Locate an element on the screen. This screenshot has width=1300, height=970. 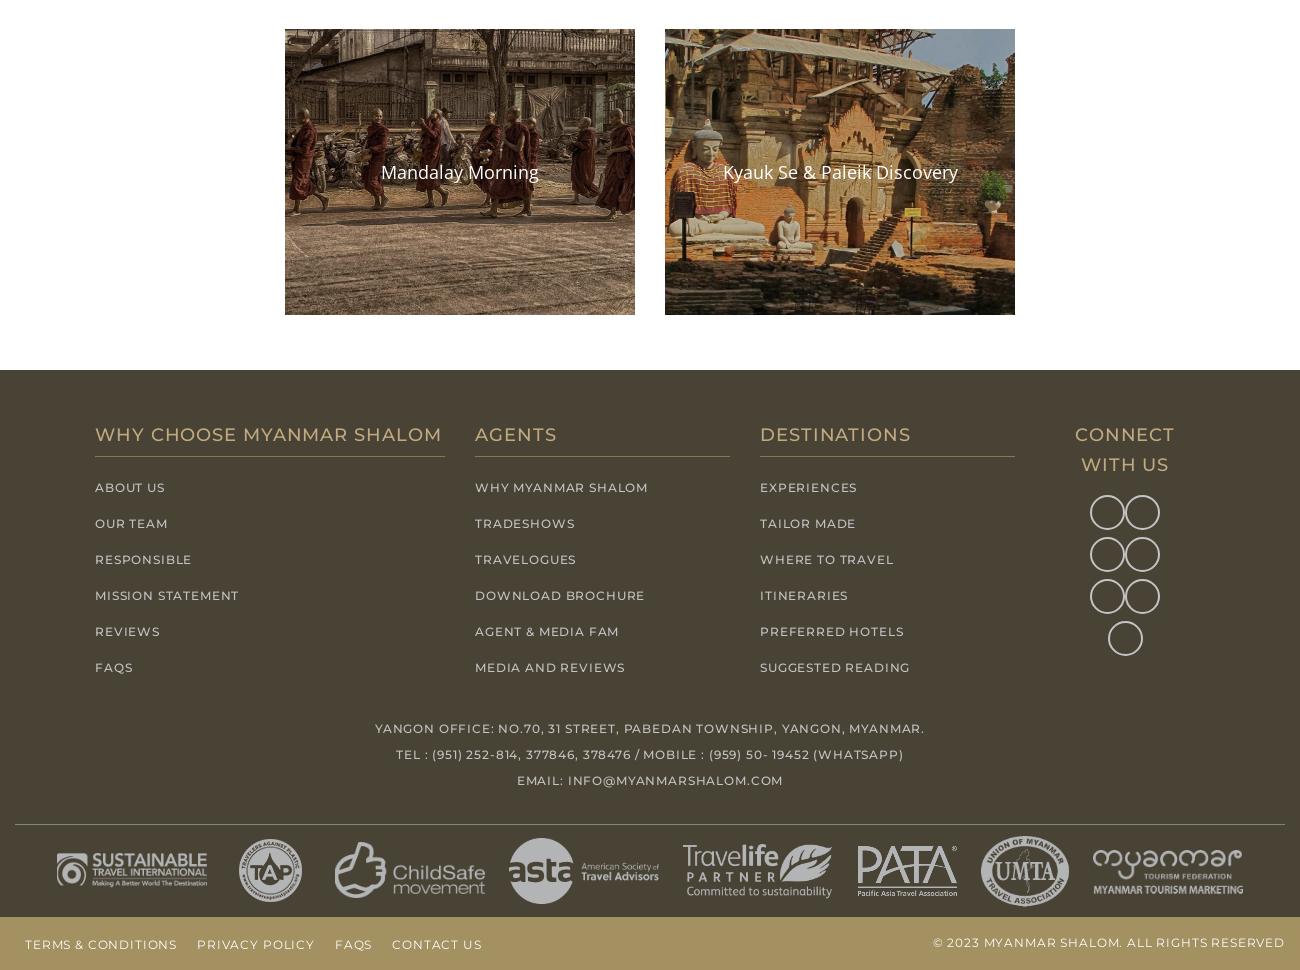
'378476' is located at coordinates (581, 752).